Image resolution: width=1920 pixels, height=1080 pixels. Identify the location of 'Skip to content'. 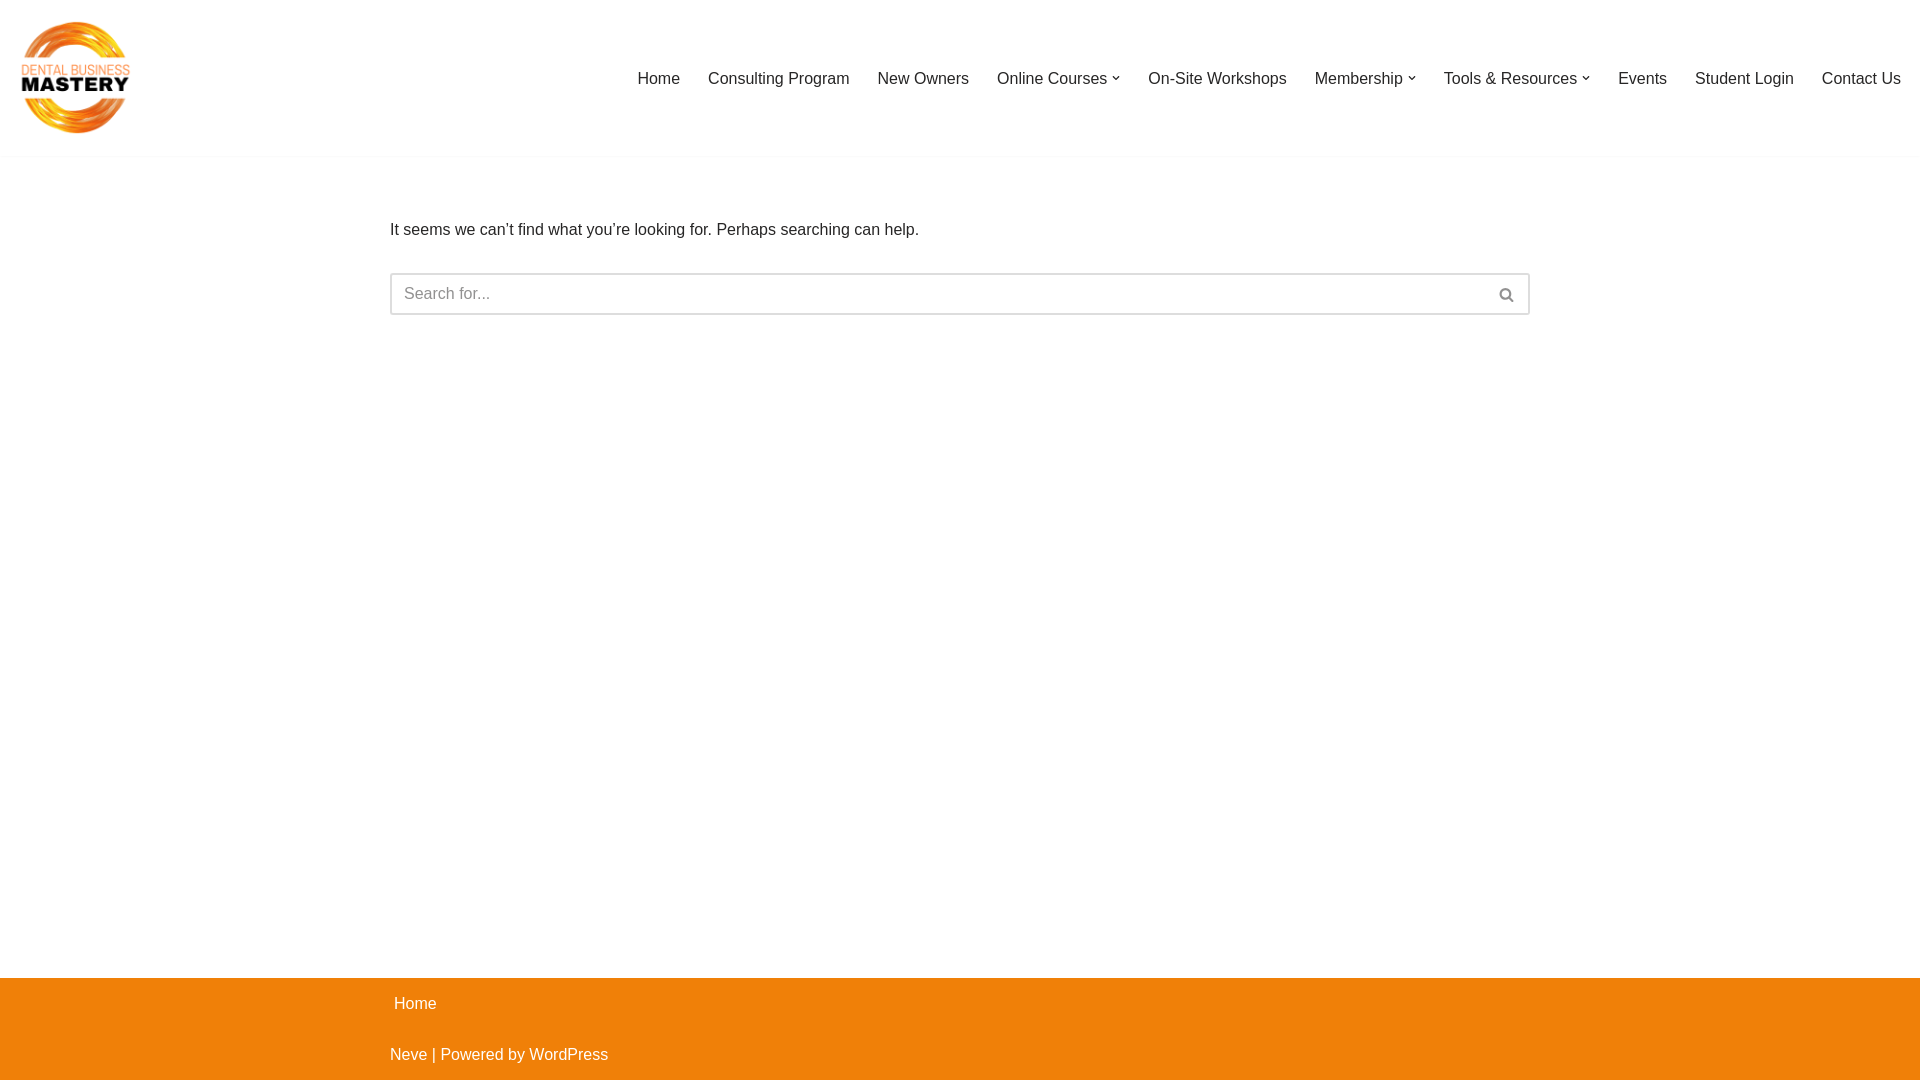
(14, 42).